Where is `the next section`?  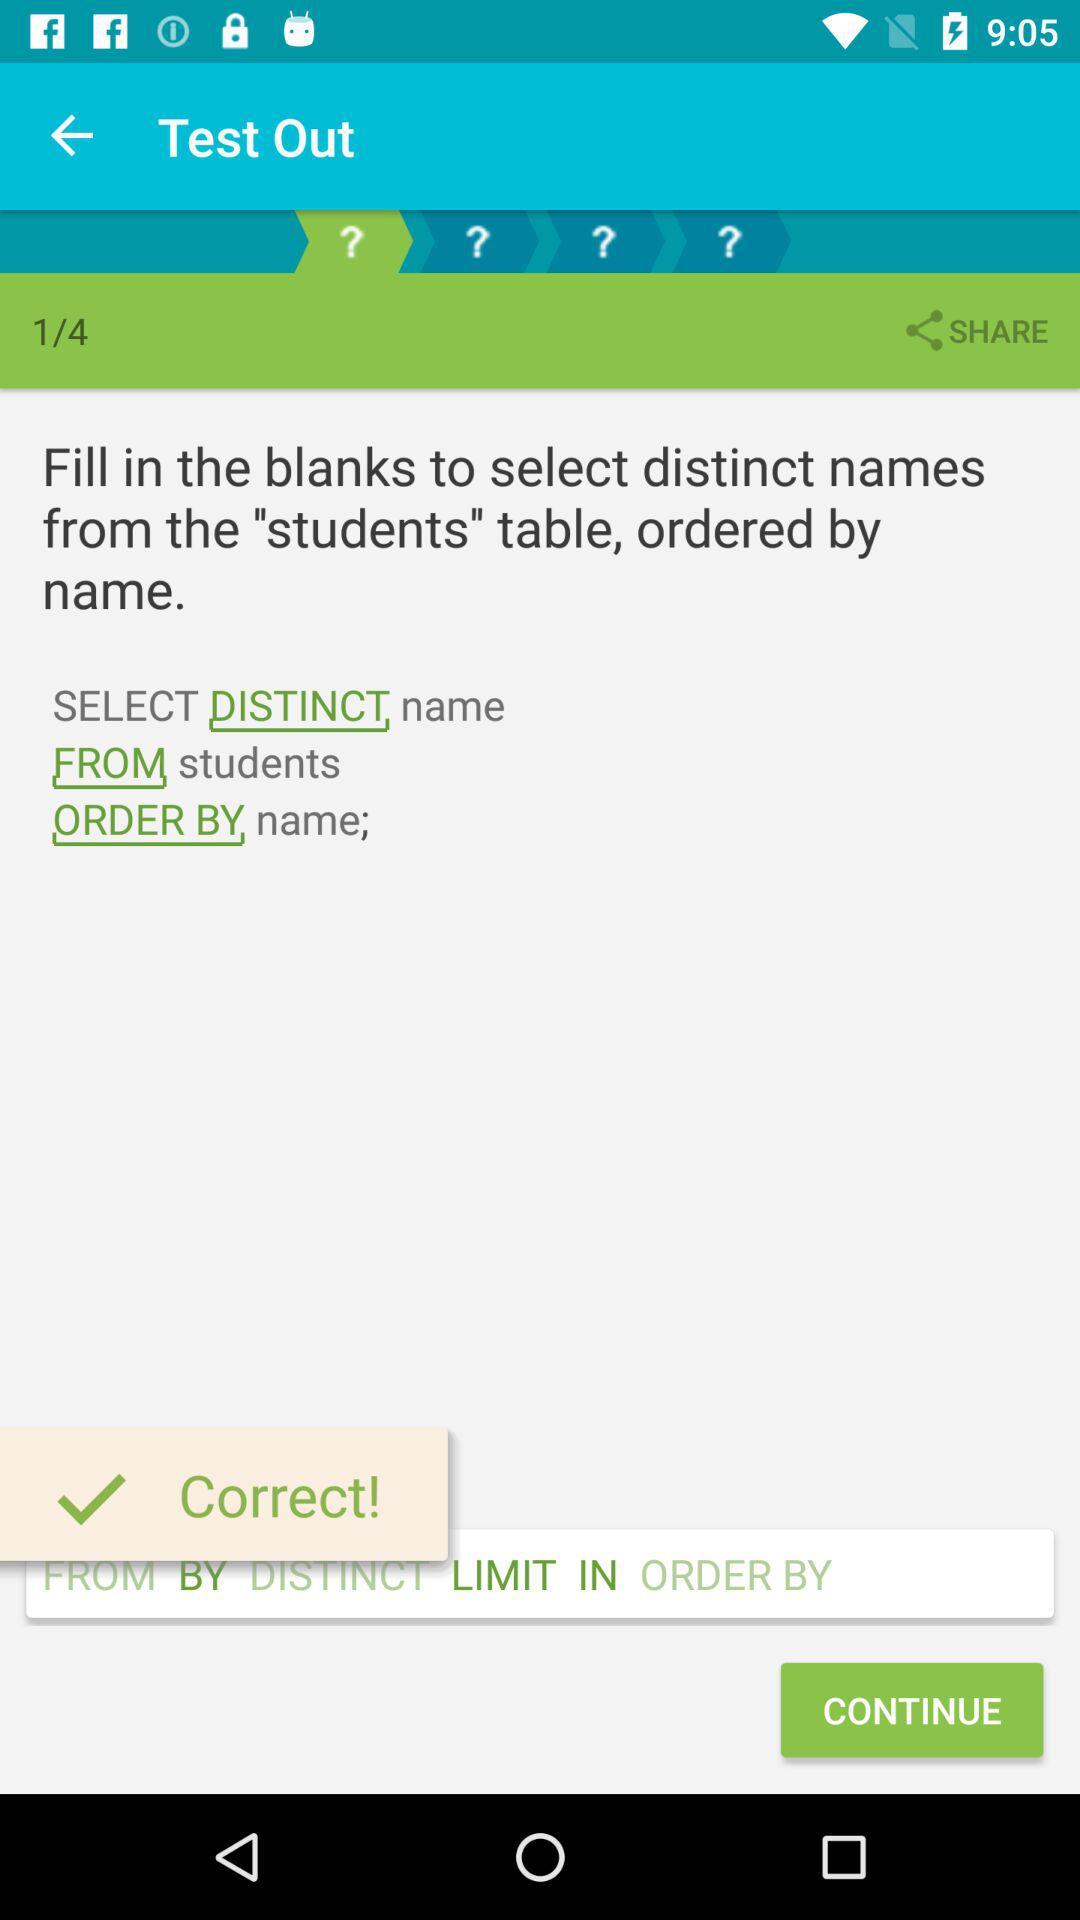
the next section is located at coordinates (477, 240).